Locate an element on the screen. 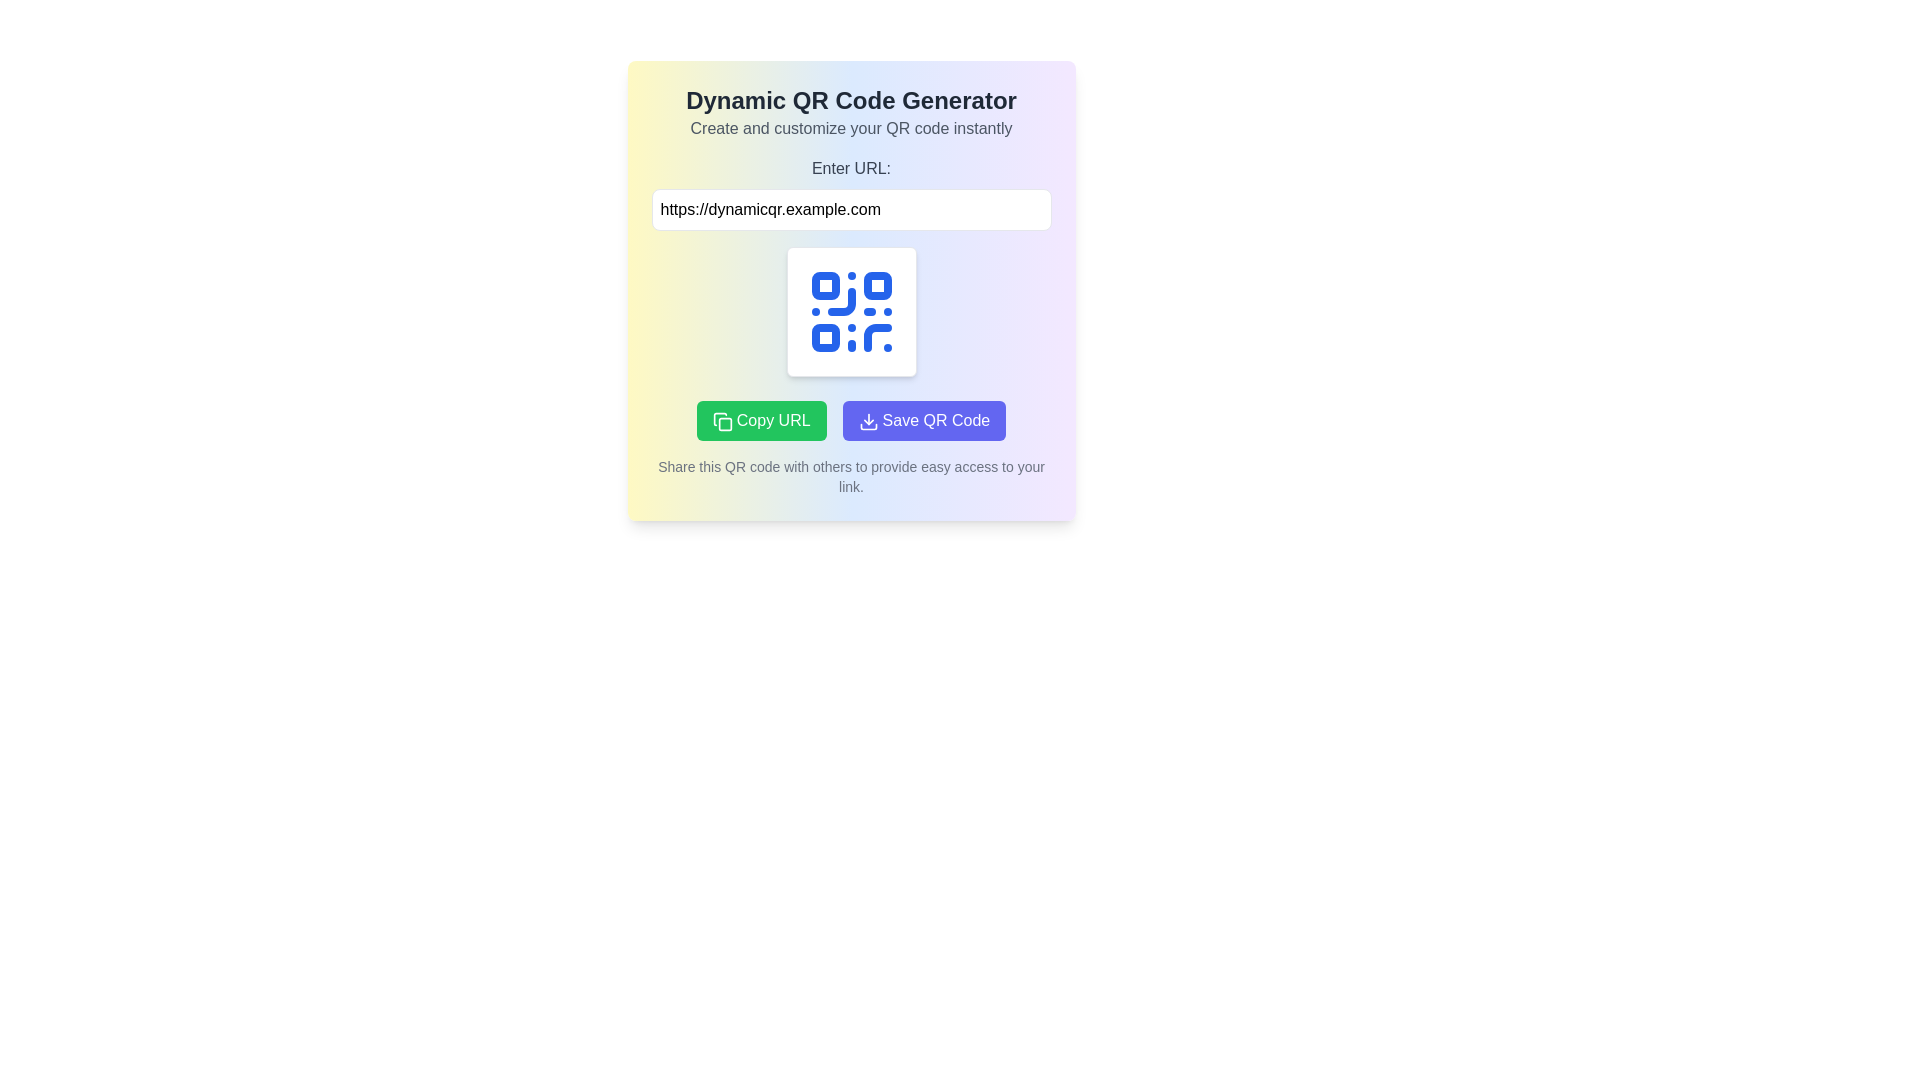  the Text header that serves as the title of the page for generating dynamic QR codes, located at the top-center of the interface is located at coordinates (851, 100).